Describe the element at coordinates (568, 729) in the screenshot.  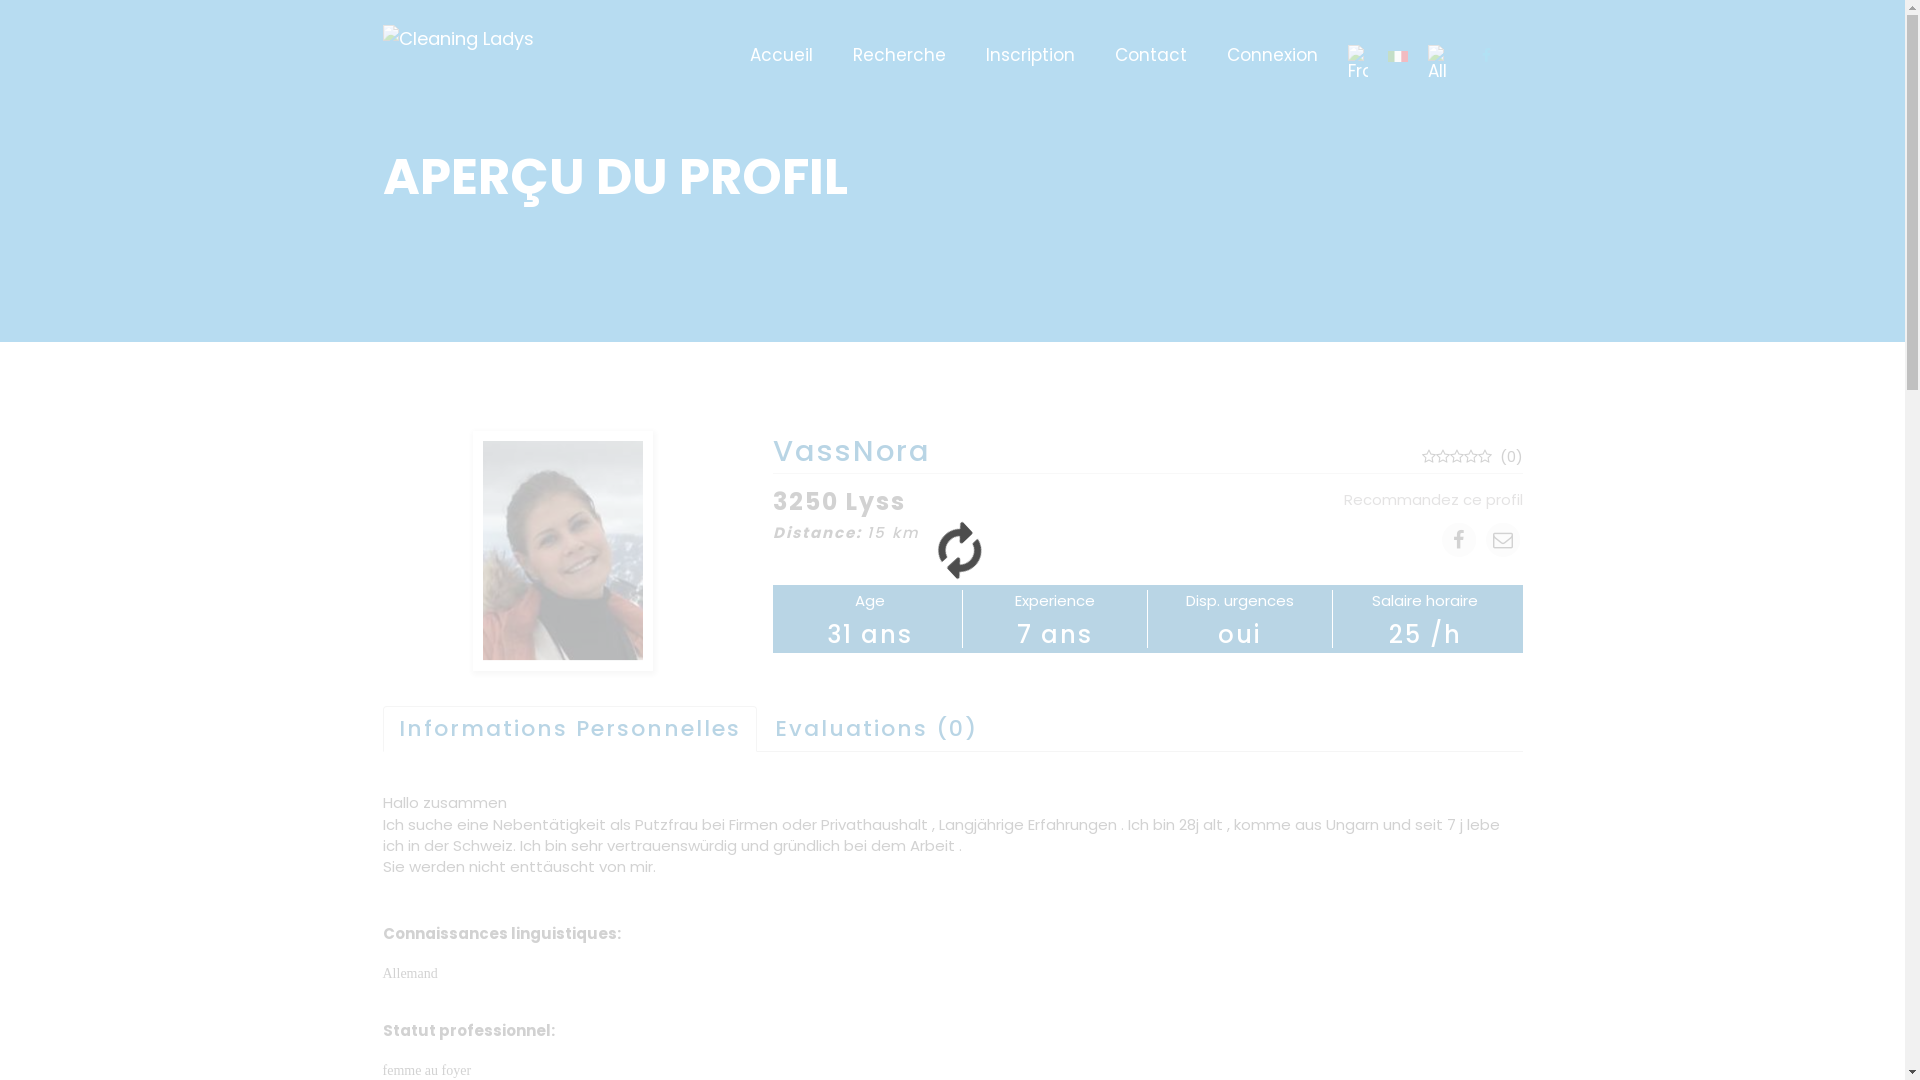
I see `'Informations Personnelles'` at that location.